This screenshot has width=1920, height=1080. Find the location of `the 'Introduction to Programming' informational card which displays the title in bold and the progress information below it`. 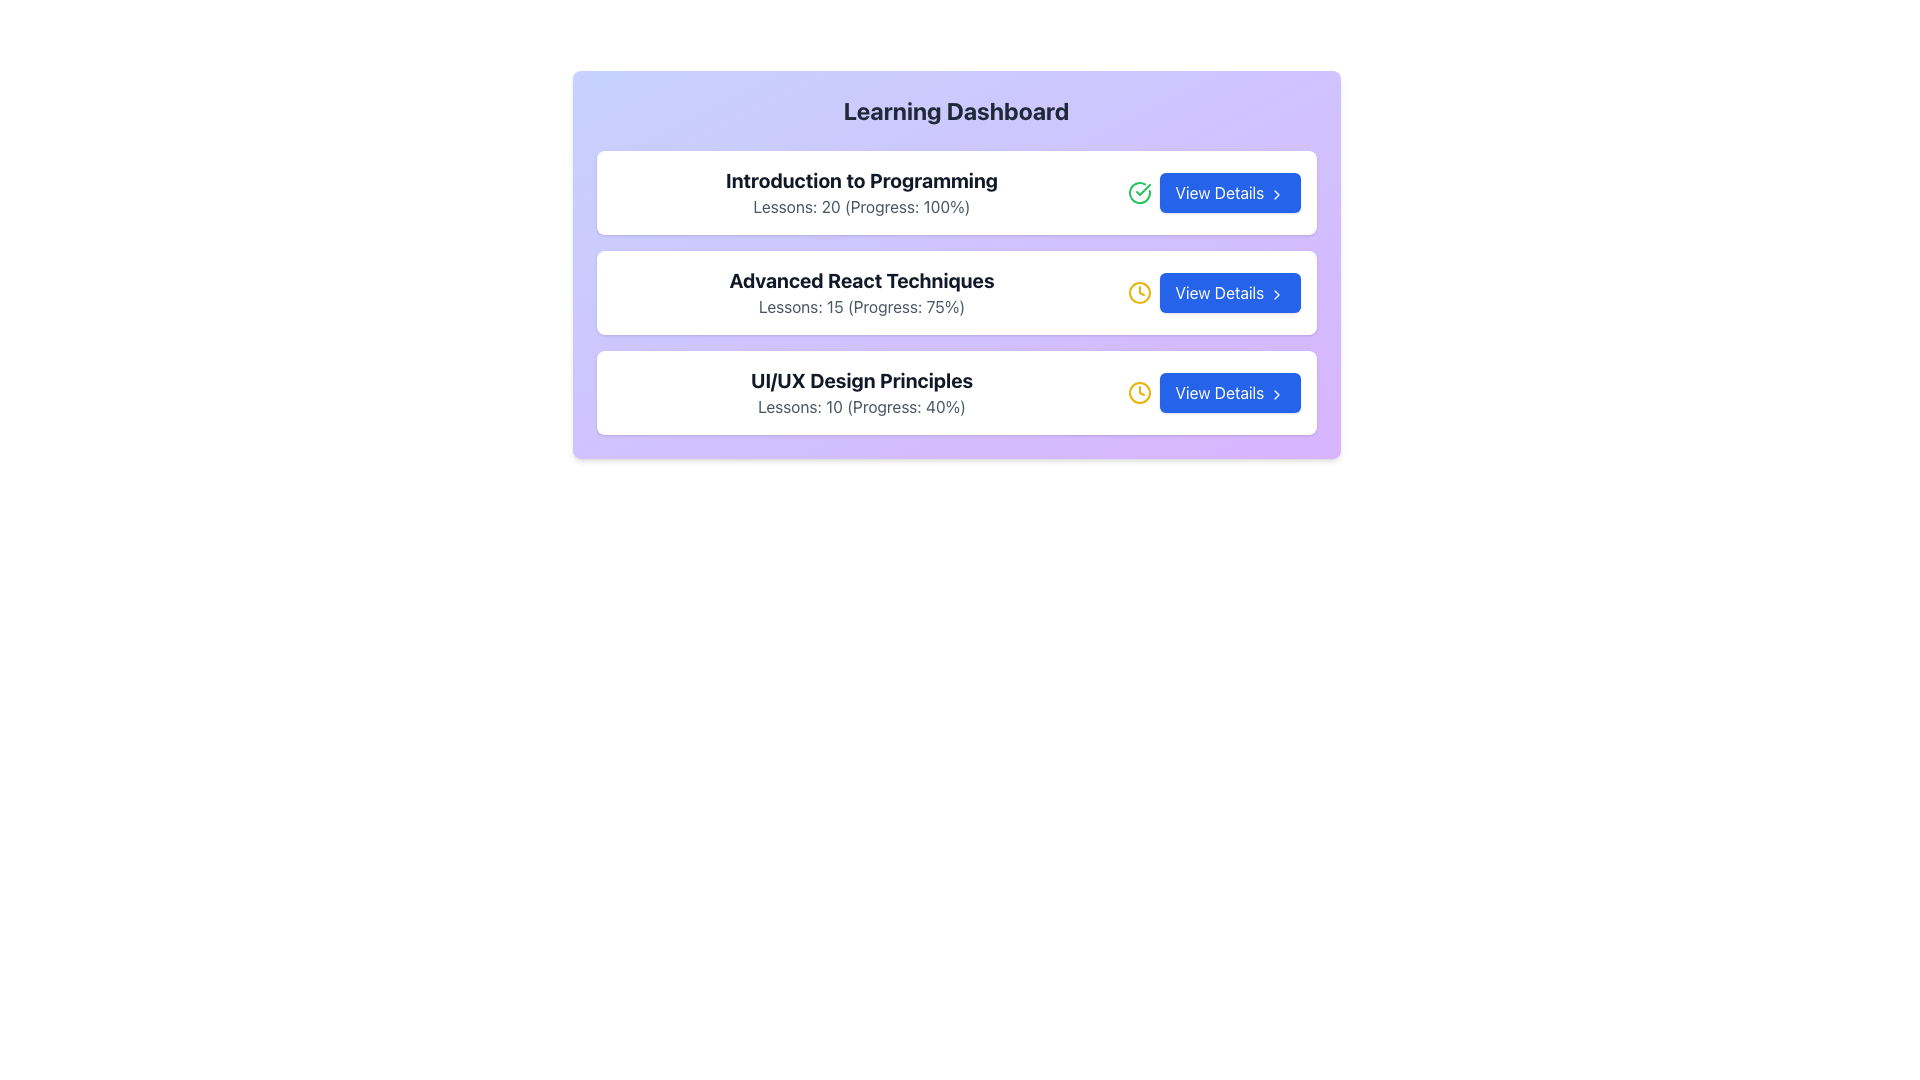

the 'Introduction to Programming' informational card which displays the title in bold and the progress information below it is located at coordinates (862, 192).